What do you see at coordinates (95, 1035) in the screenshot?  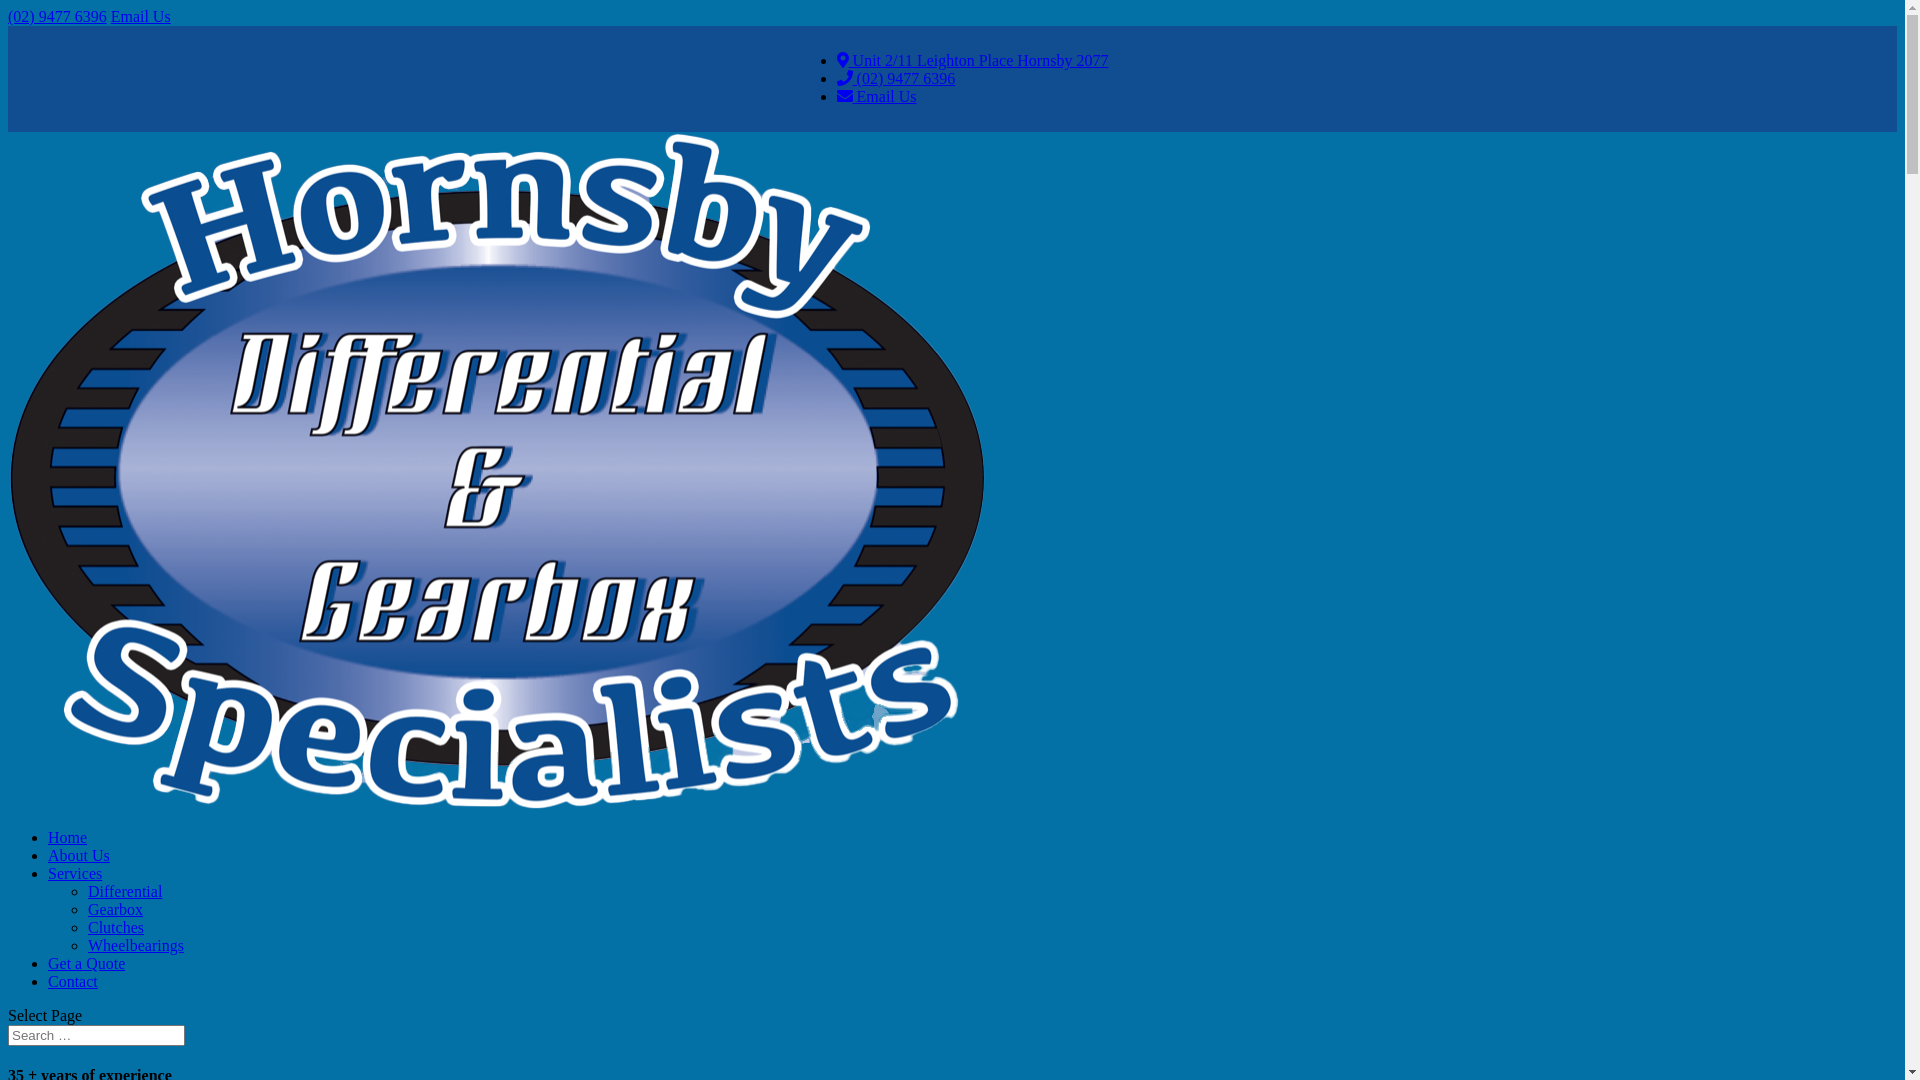 I see `'Search for:'` at bounding box center [95, 1035].